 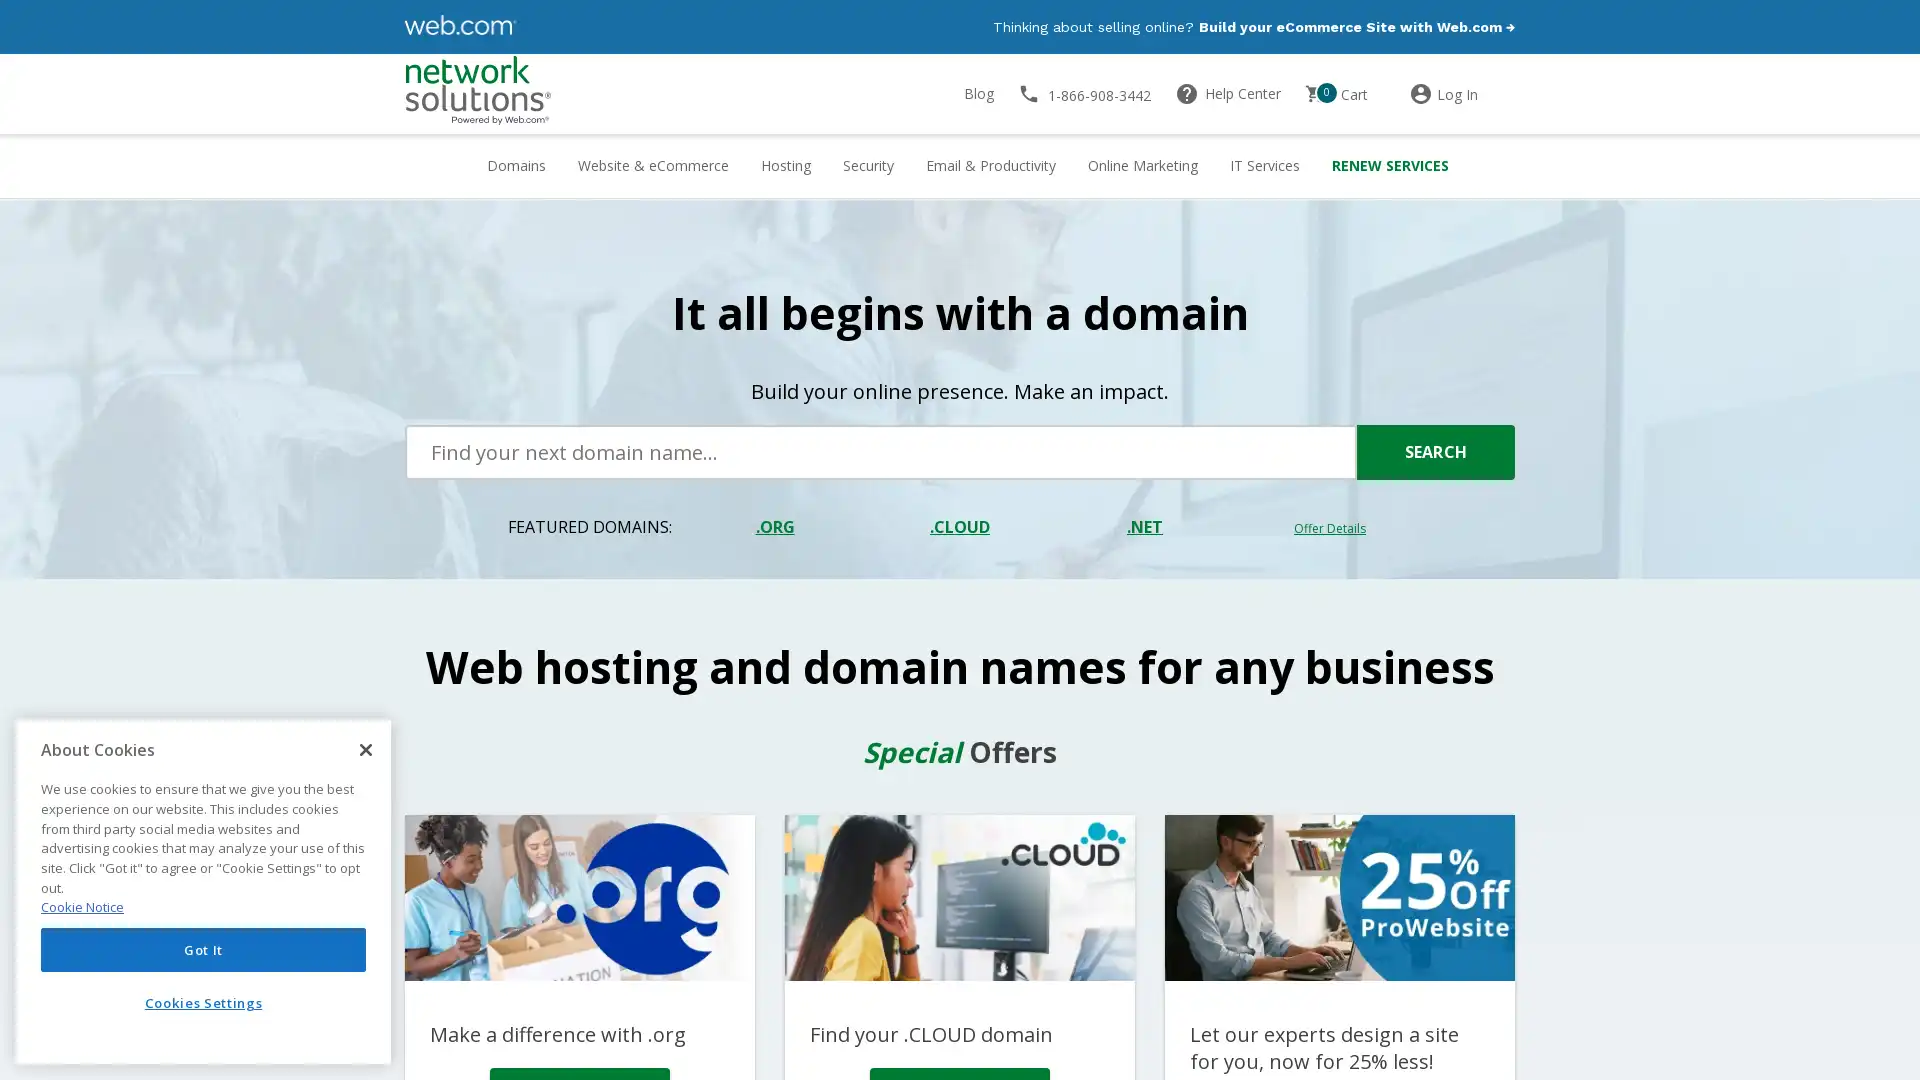 I want to click on Cookies Settings, so click(x=203, y=1002).